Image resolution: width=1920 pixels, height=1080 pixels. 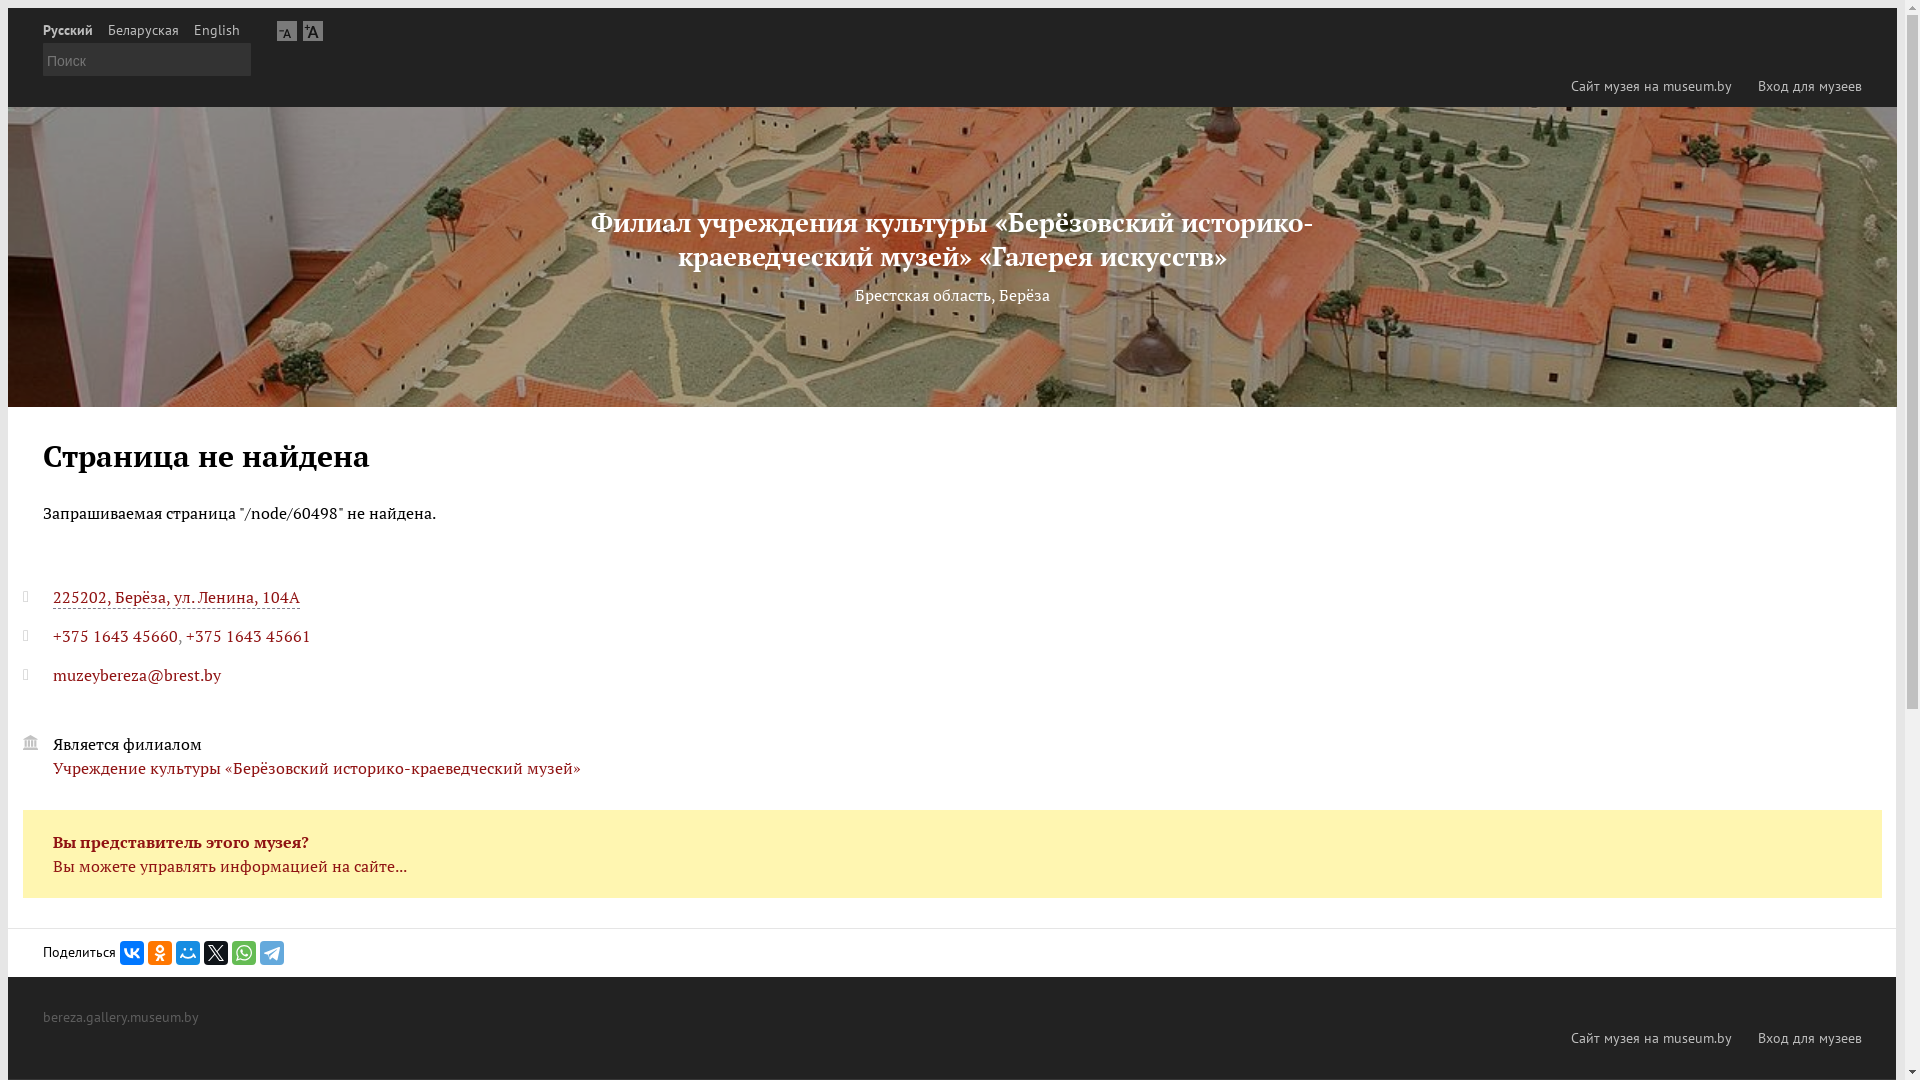 I want to click on '+375 1643 45661', so click(x=247, y=636).